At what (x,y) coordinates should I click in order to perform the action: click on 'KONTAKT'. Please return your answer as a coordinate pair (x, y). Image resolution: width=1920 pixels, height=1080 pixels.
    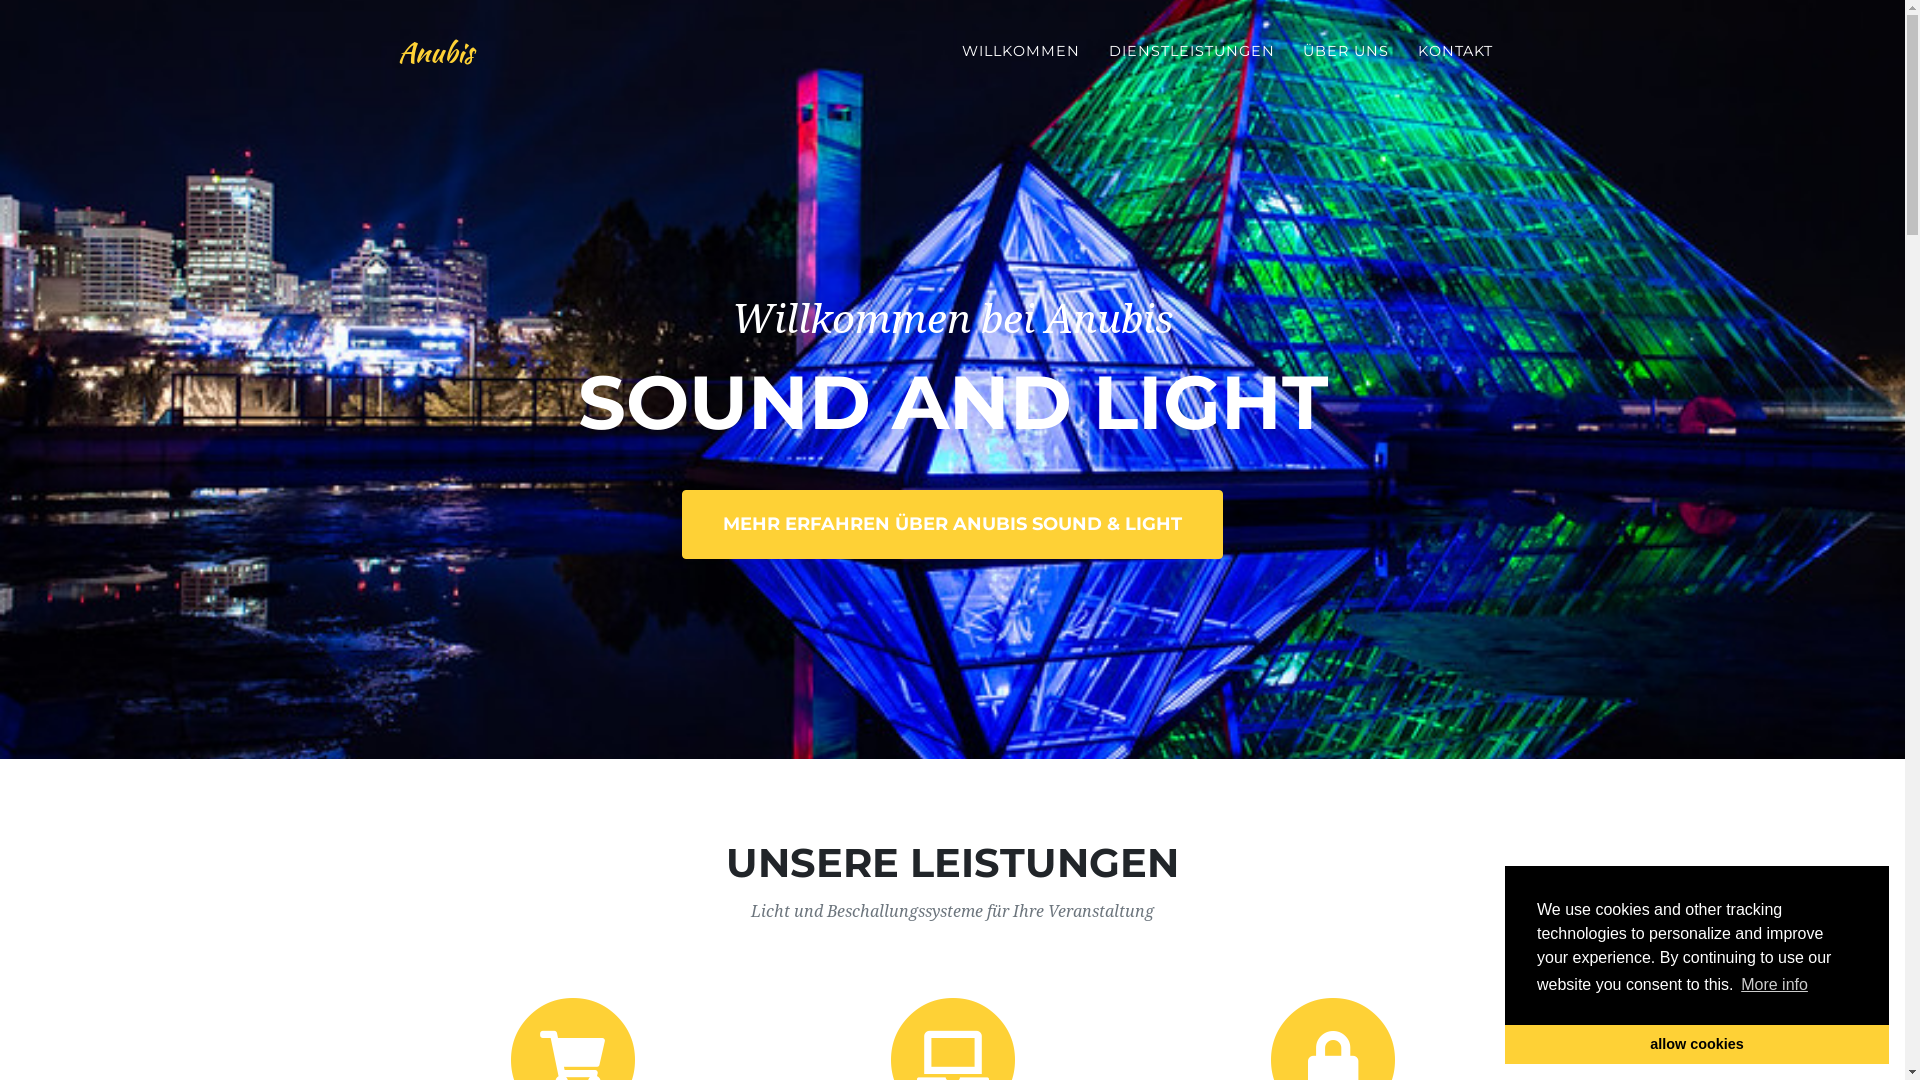
    Looking at the image, I should click on (1455, 50).